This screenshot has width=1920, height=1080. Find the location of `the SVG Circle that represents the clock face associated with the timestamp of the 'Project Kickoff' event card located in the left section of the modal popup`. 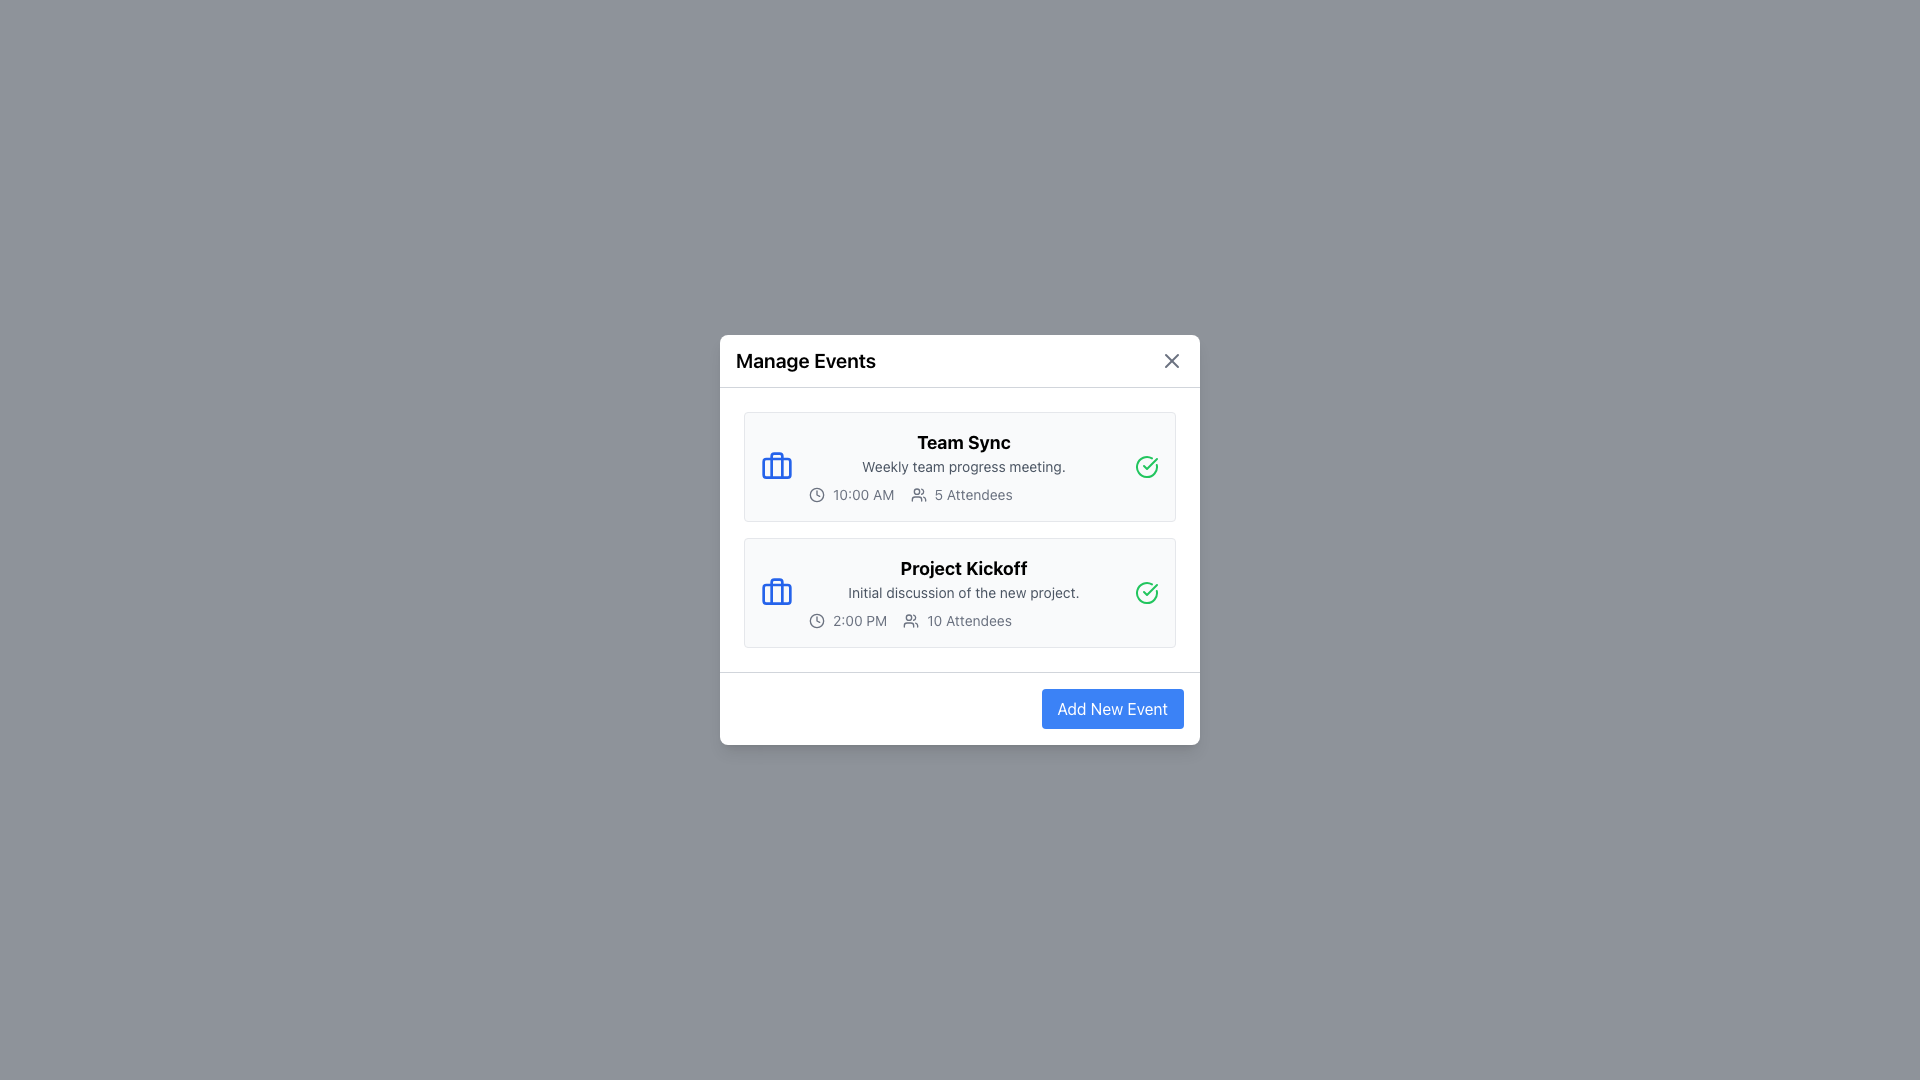

the SVG Circle that represents the clock face associated with the timestamp of the 'Project Kickoff' event card located in the left section of the modal popup is located at coordinates (816, 620).